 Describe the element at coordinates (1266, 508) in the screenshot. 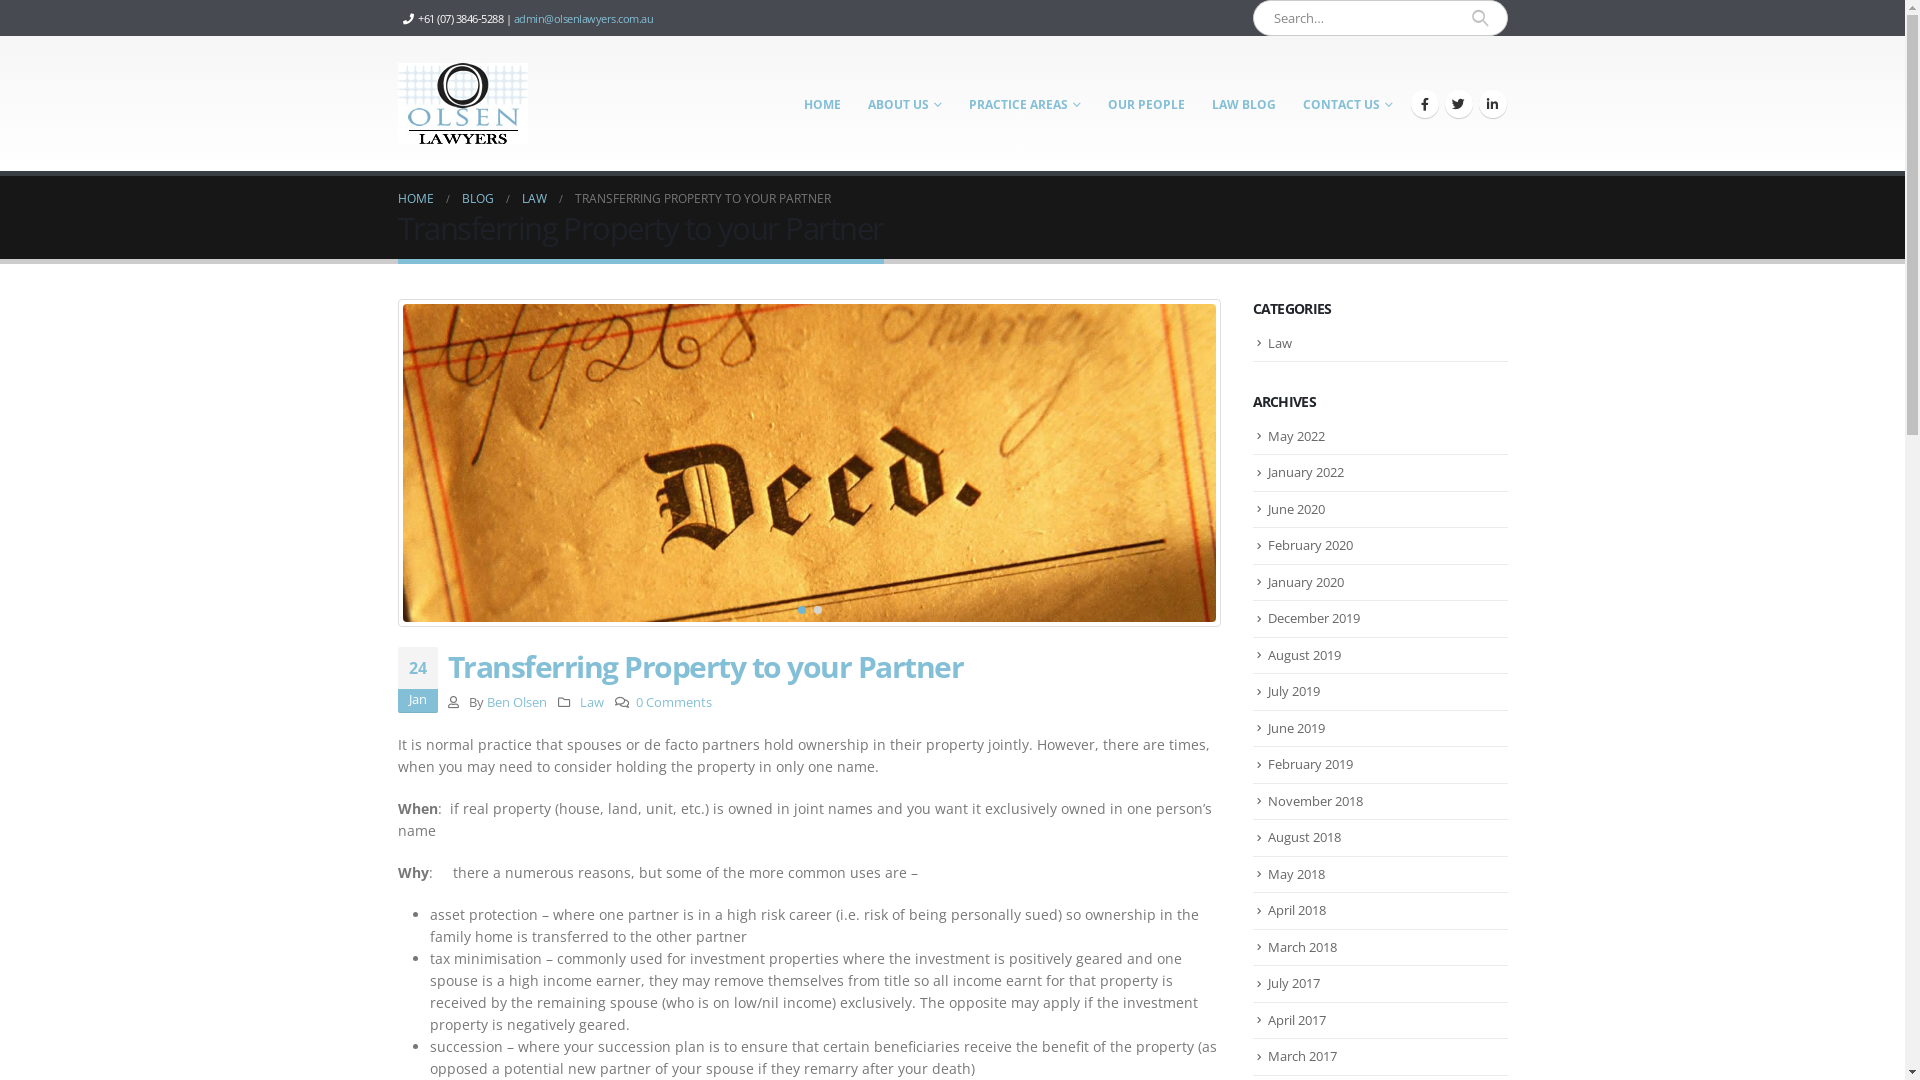

I see `'June 2020'` at that location.